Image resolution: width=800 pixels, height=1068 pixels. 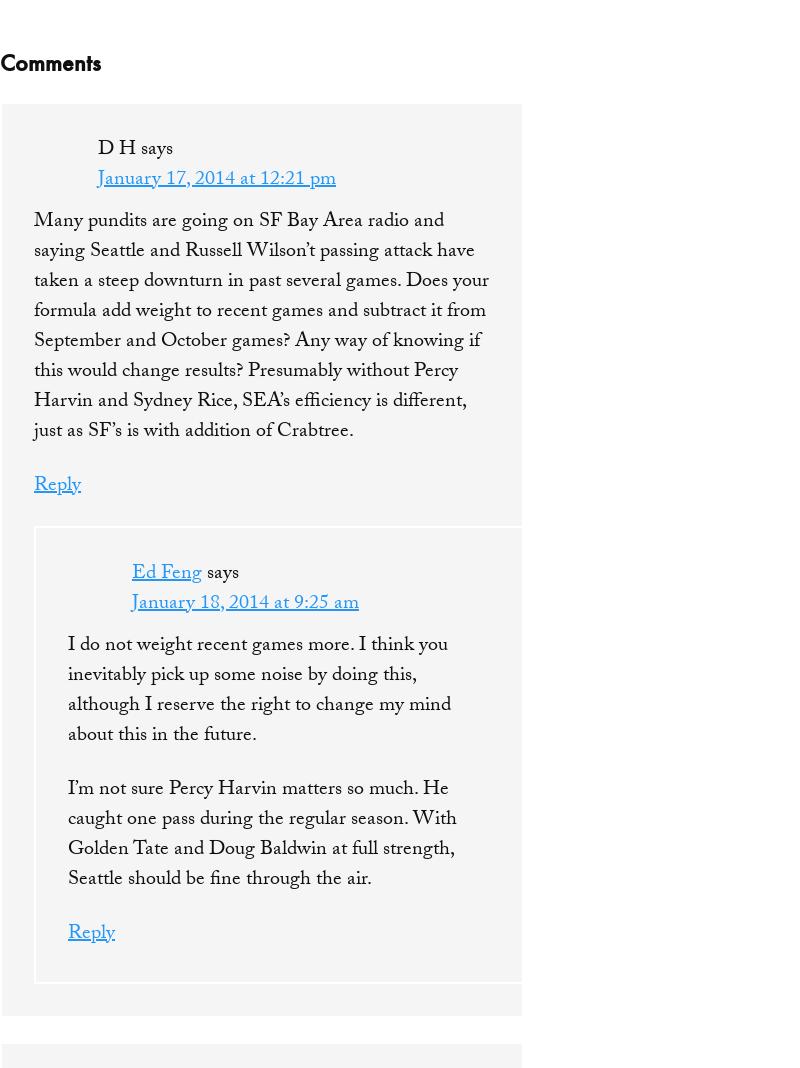 What do you see at coordinates (166, 573) in the screenshot?
I see `'Ed Feng'` at bounding box center [166, 573].